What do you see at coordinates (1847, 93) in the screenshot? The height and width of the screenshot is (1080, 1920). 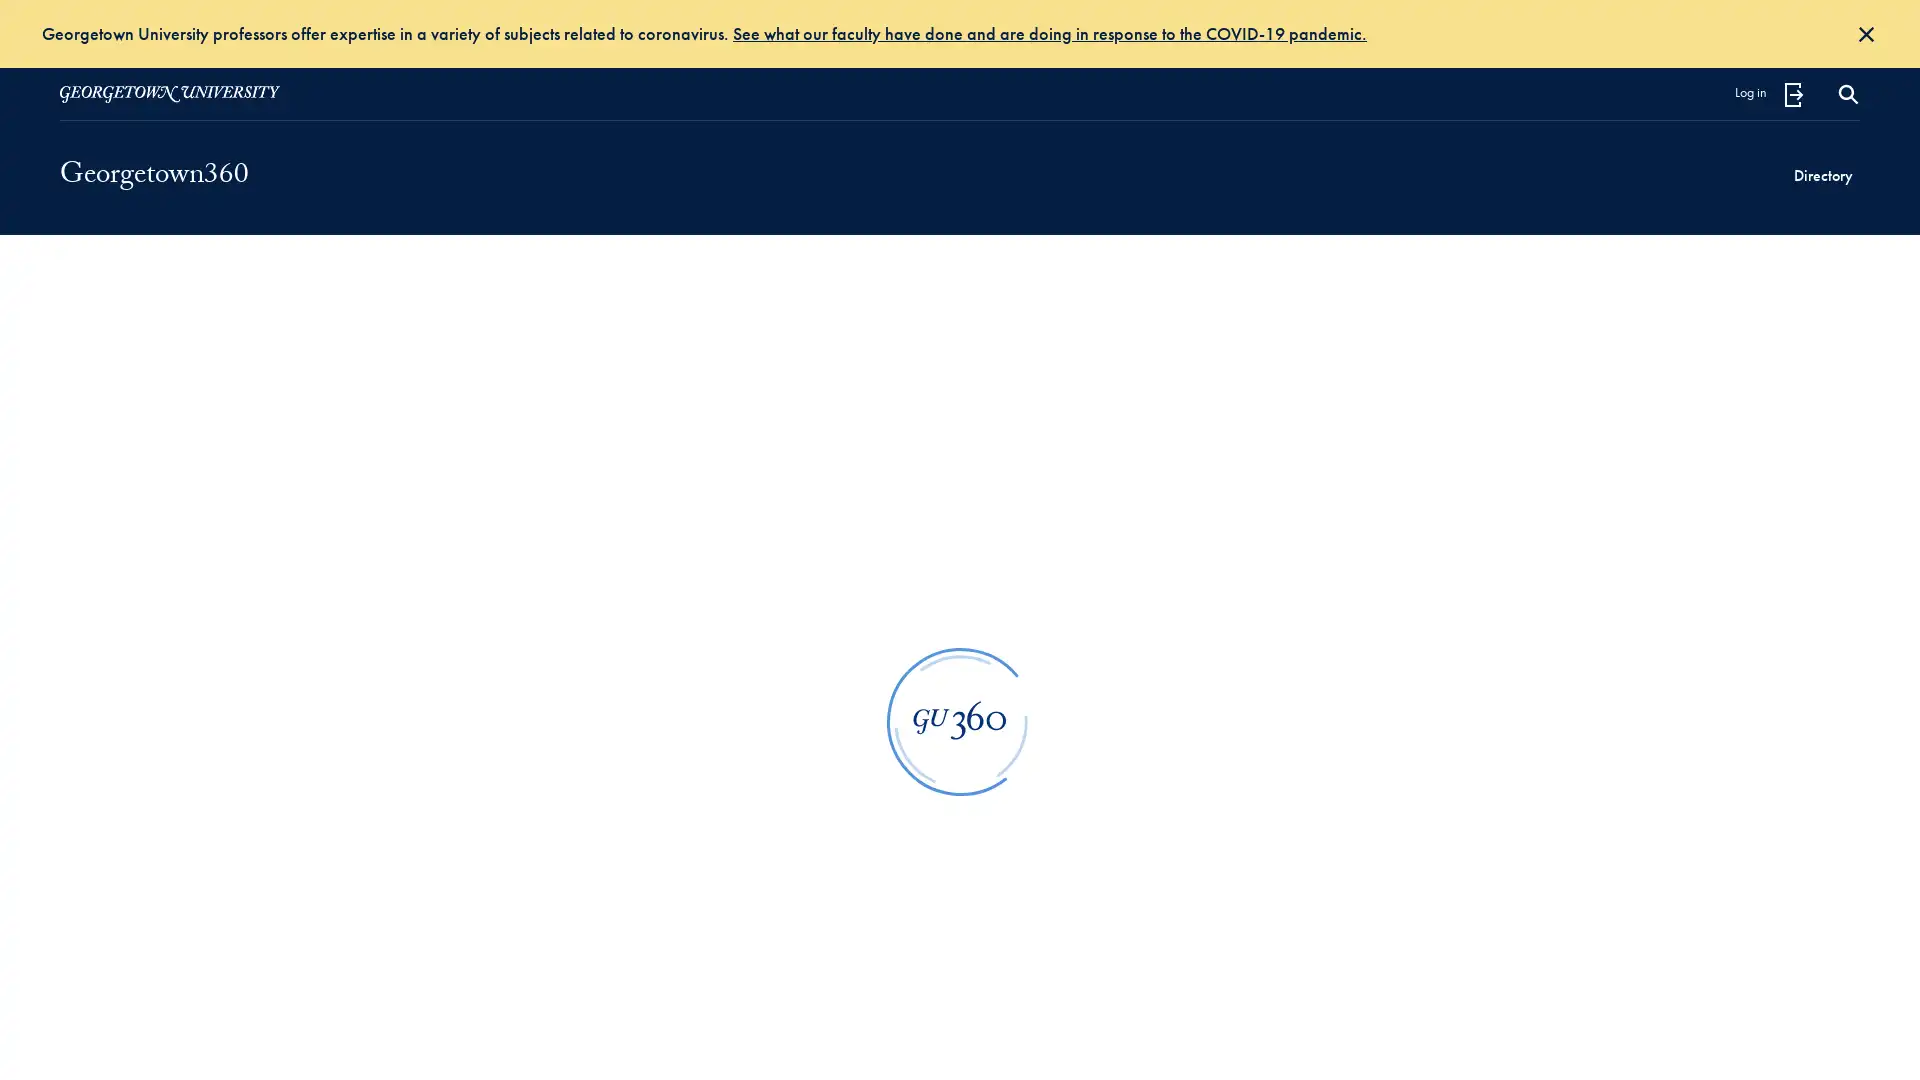 I see `Site wide Faculty Search` at bounding box center [1847, 93].